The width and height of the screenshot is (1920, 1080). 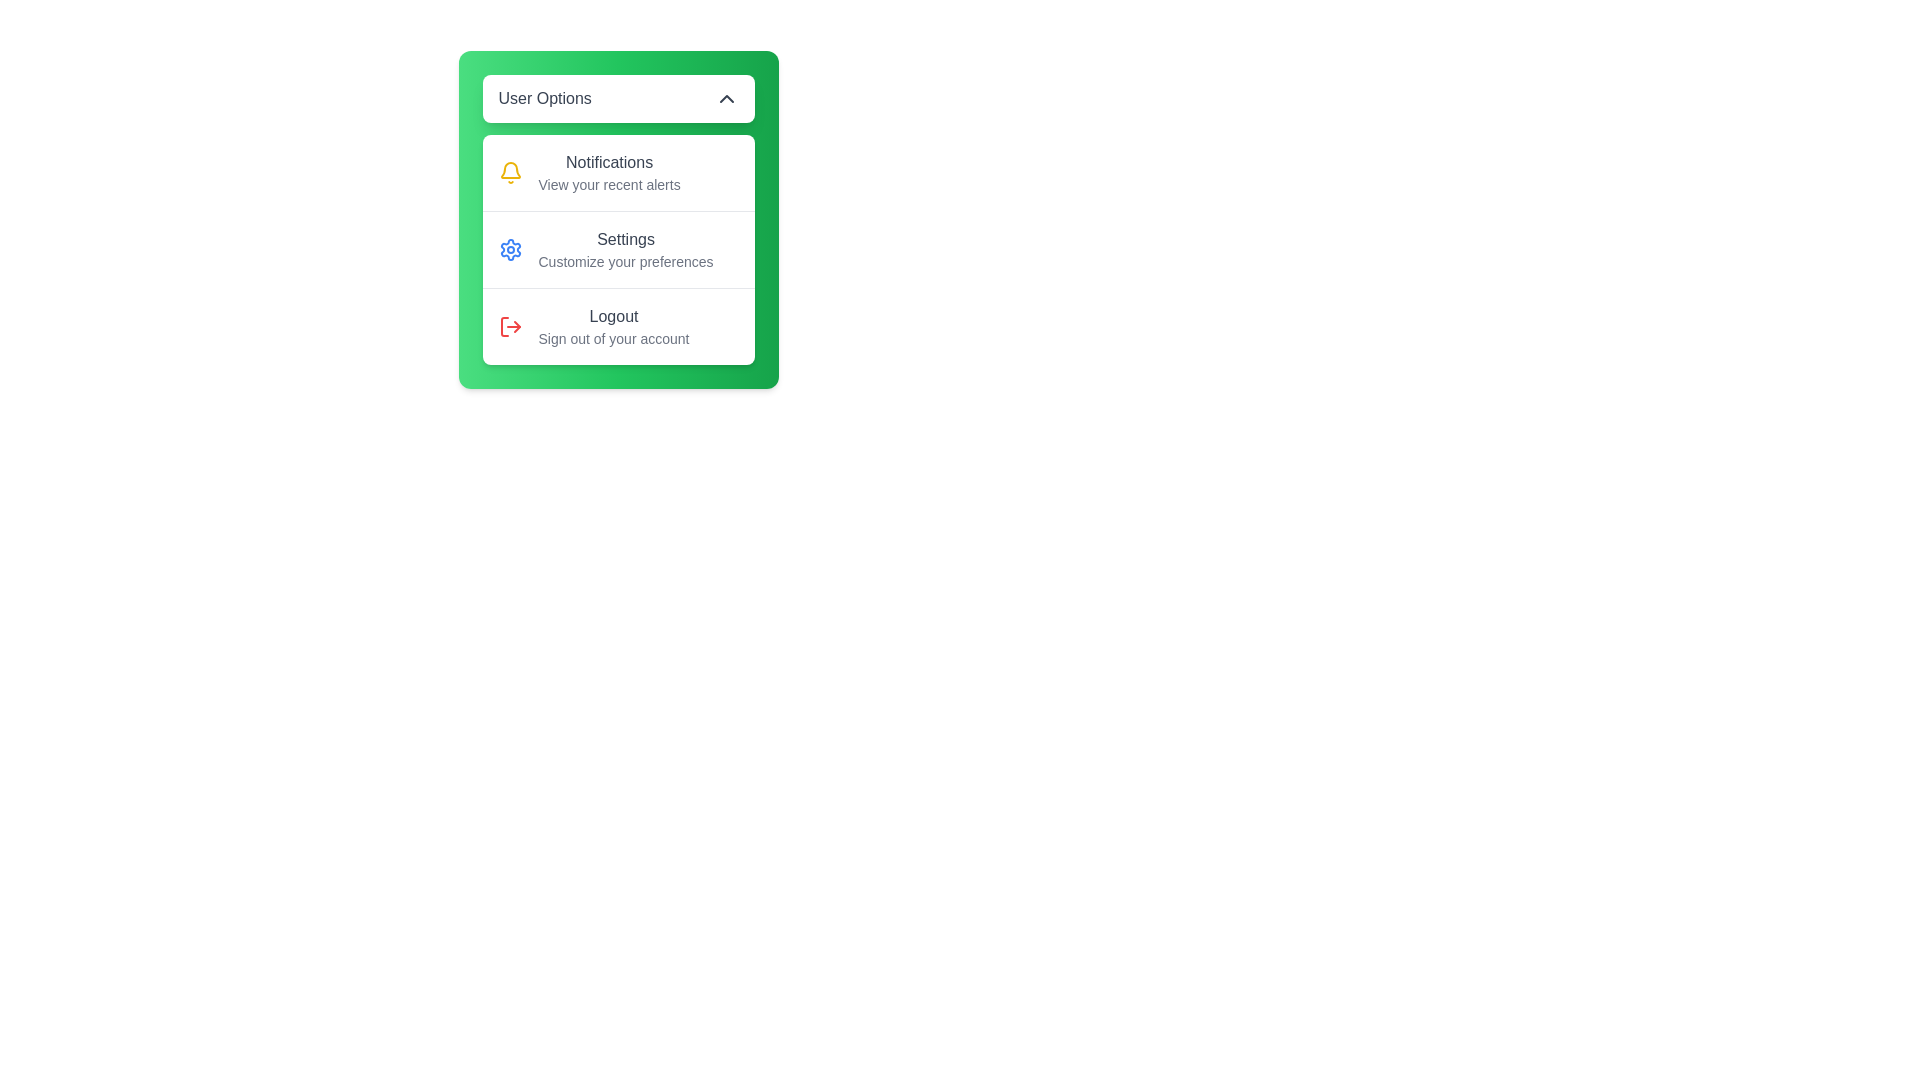 I want to click on the Text label for settings, which is the second entry, so click(x=624, y=249).